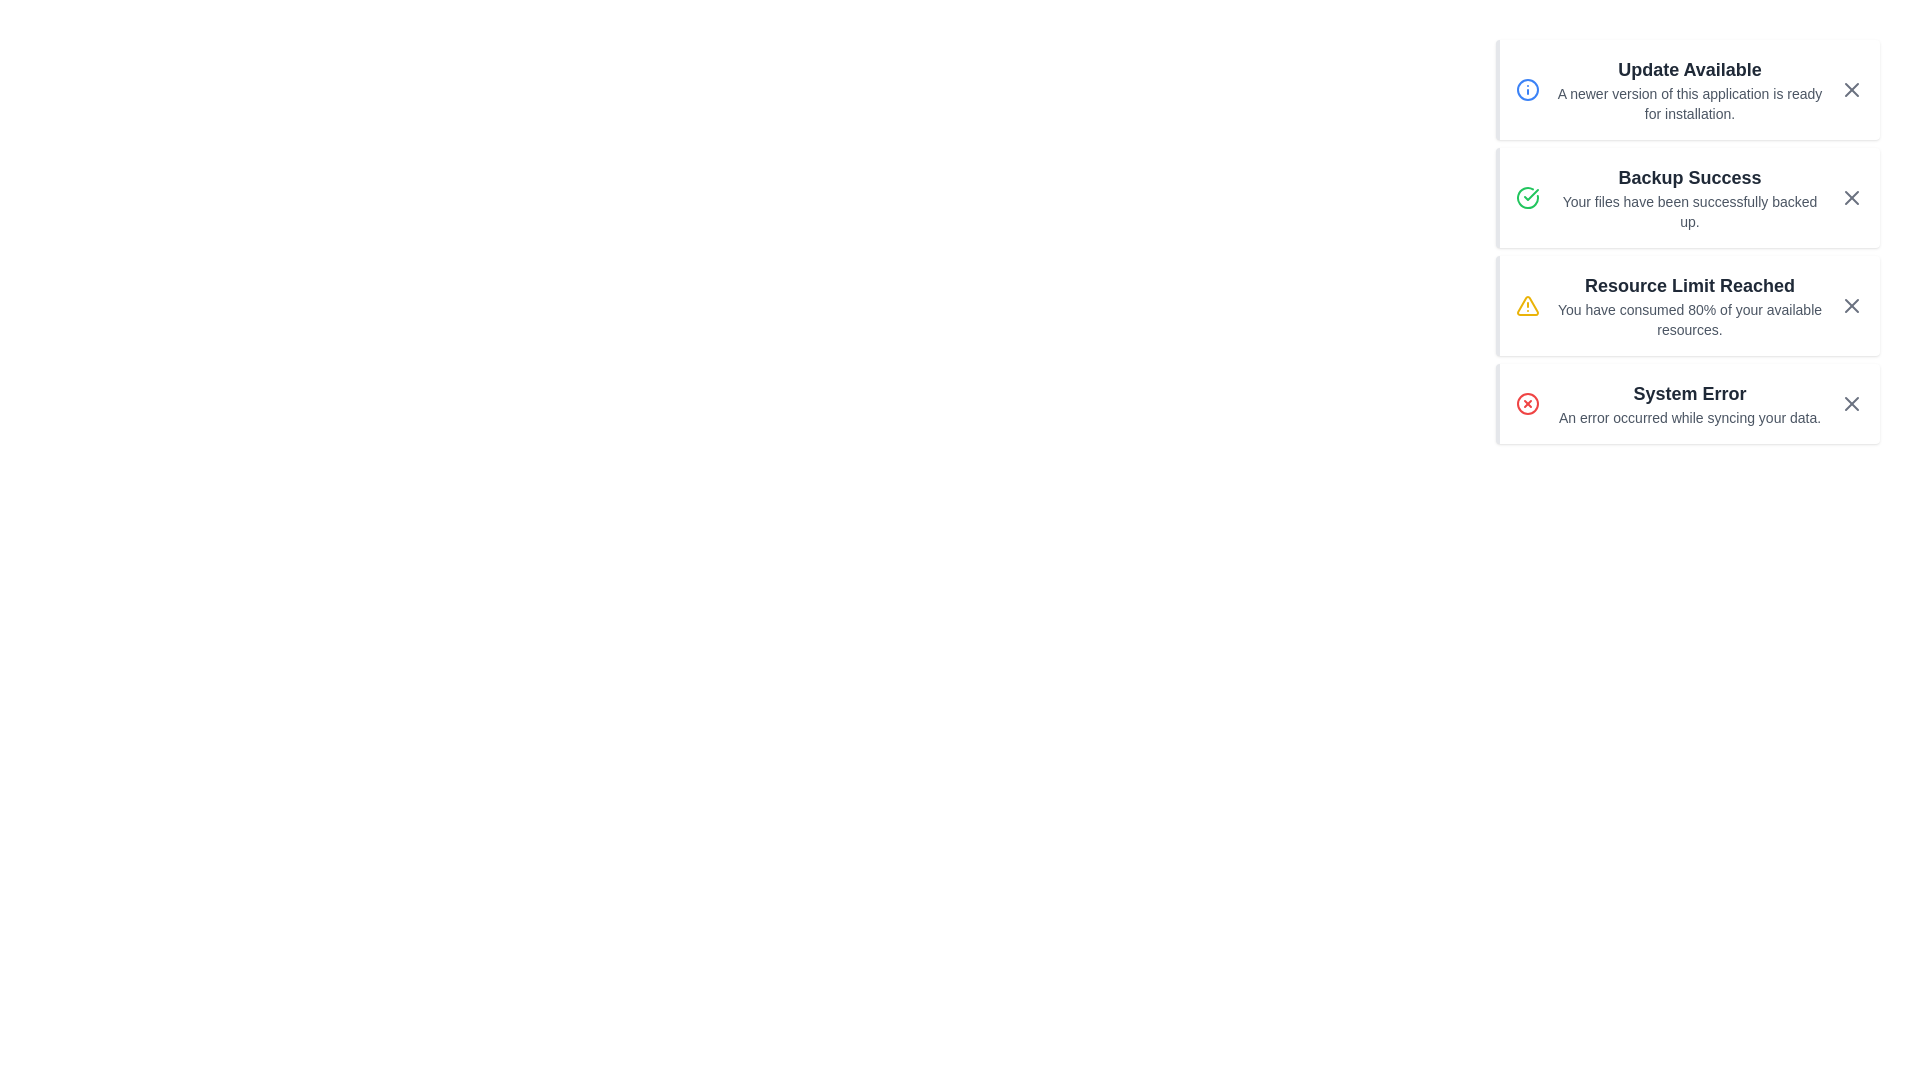  What do you see at coordinates (1688, 416) in the screenshot?
I see `the text block displaying 'An error occurred while syncing your data.'` at bounding box center [1688, 416].